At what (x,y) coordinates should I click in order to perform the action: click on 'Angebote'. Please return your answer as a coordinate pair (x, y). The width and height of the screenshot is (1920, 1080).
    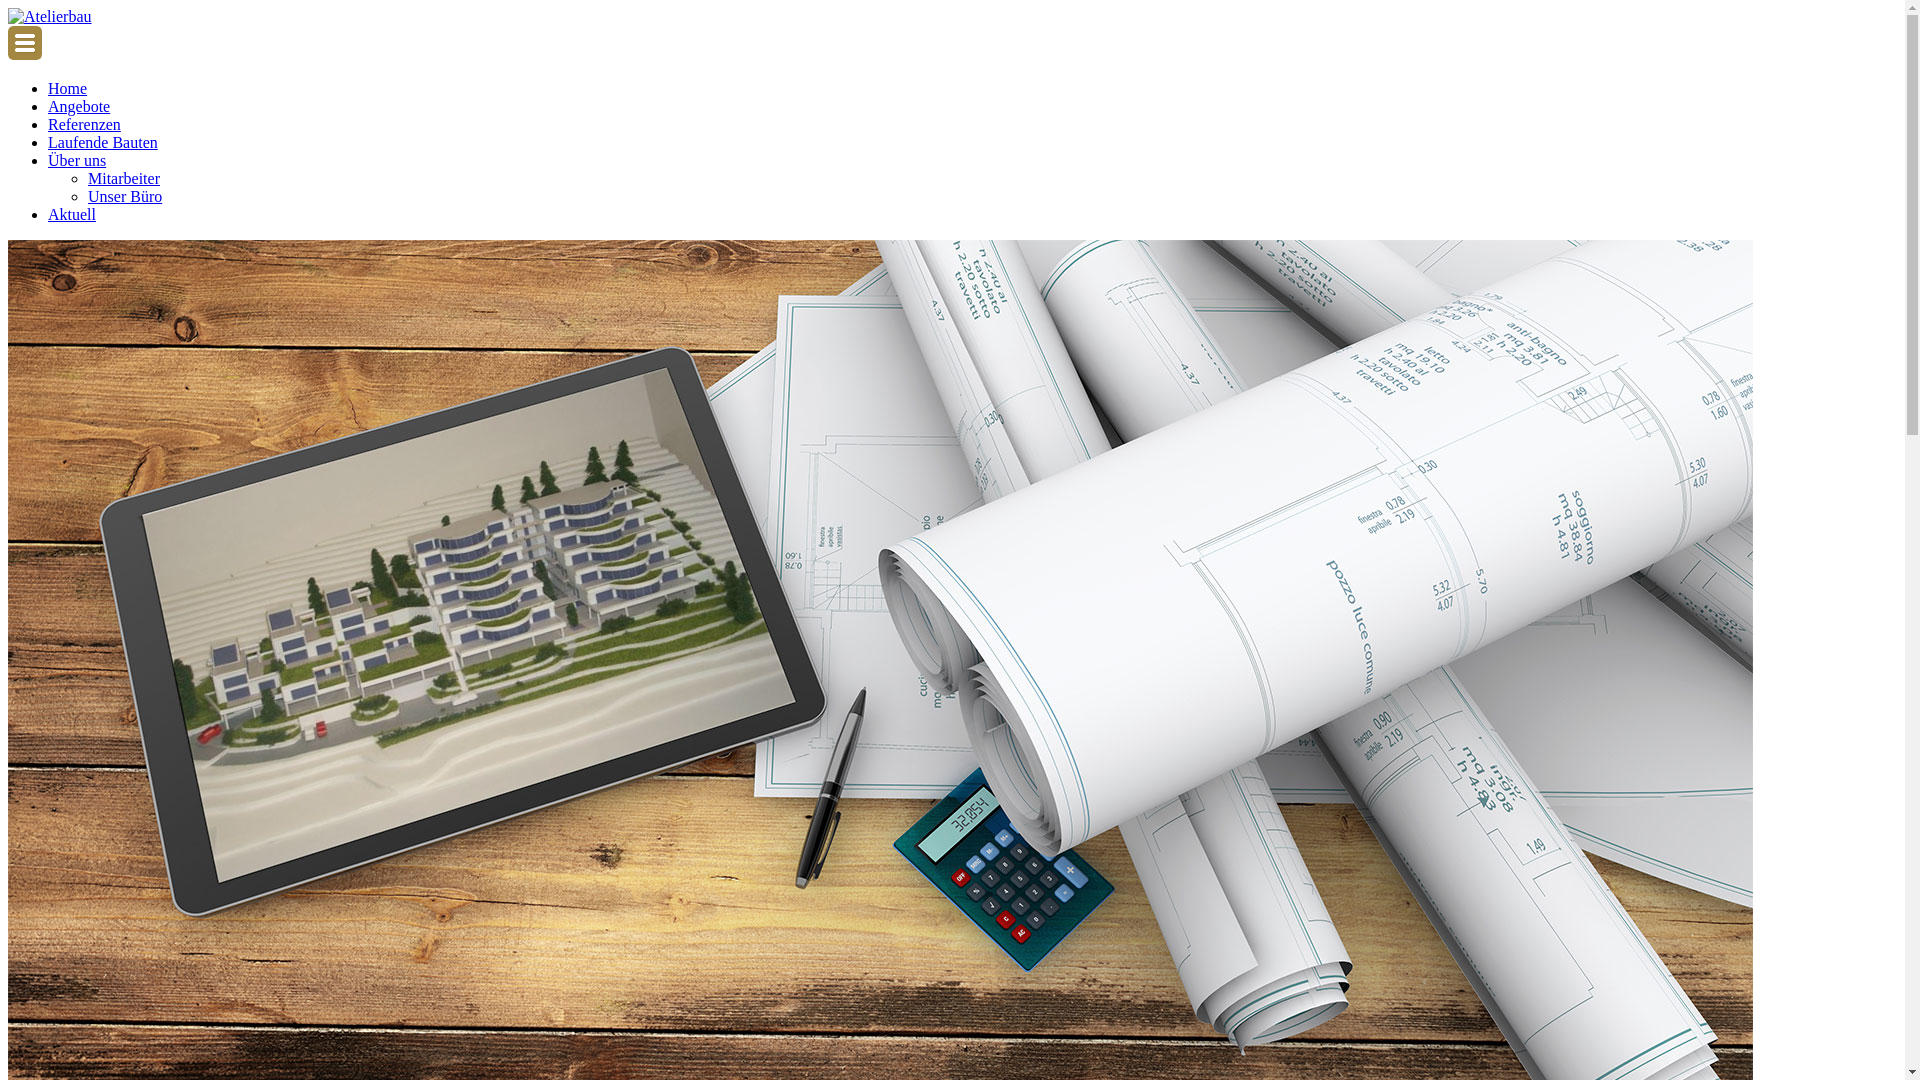
    Looking at the image, I should click on (78, 106).